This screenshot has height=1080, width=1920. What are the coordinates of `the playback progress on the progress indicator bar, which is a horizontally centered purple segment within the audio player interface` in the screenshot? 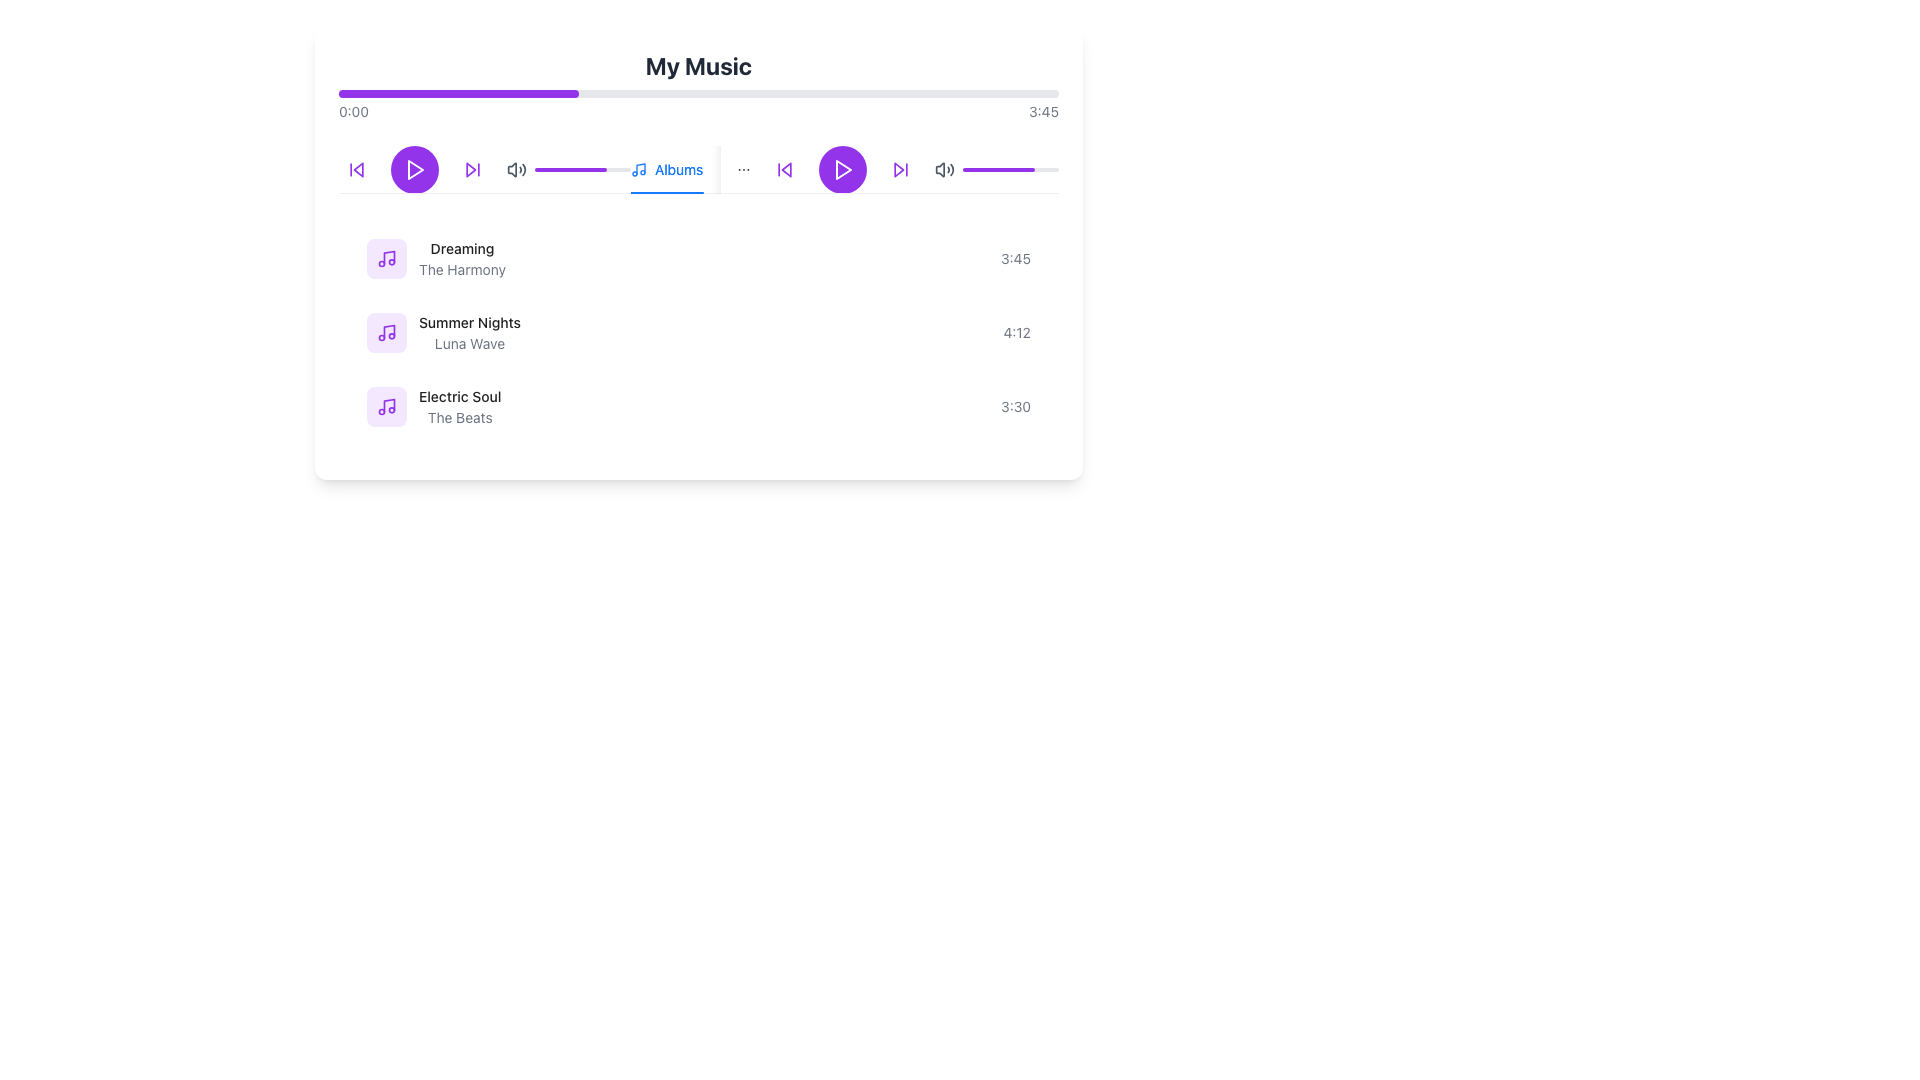 It's located at (458, 93).